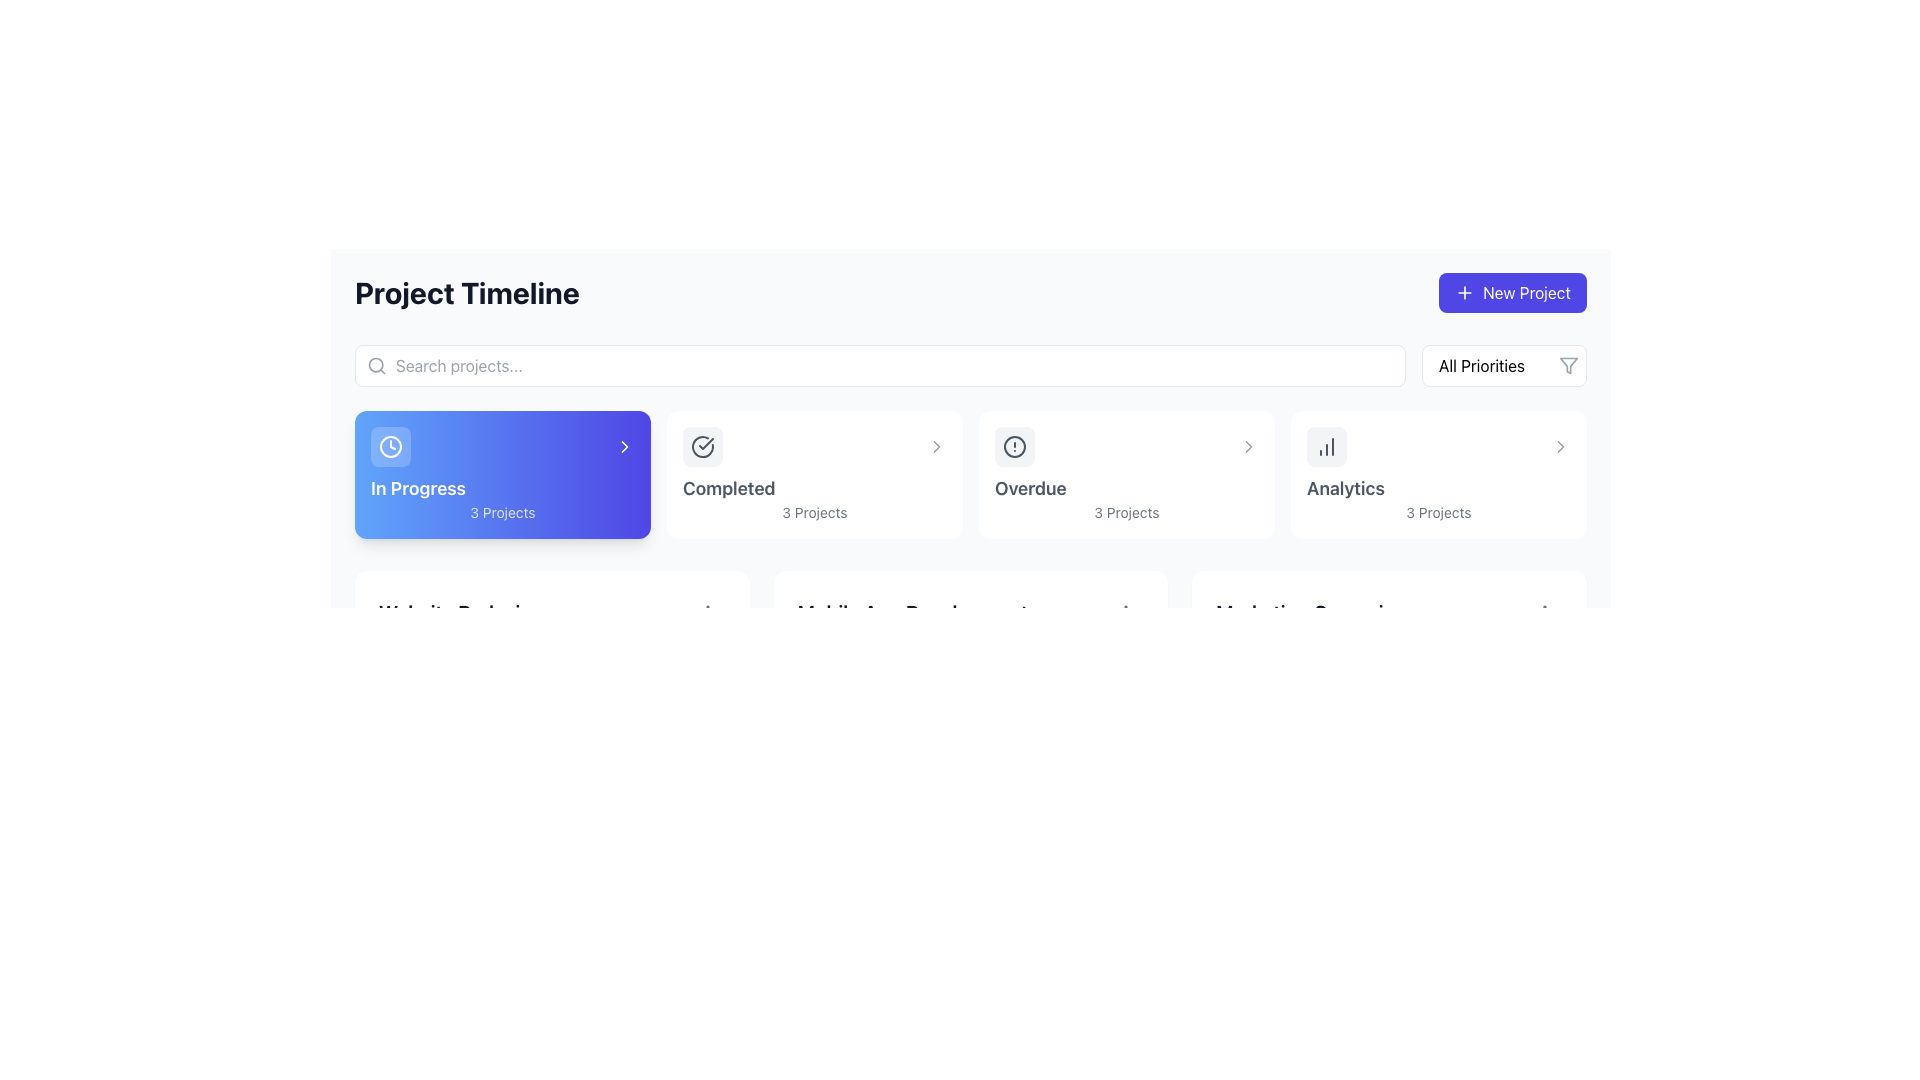 Image resolution: width=1920 pixels, height=1080 pixels. What do you see at coordinates (508, 675) in the screenshot?
I see `the visual representation of the progress by interacting with the horizontal gradient progress bar indicator, which is filled 75% with a blue to indigo transition` at bounding box center [508, 675].